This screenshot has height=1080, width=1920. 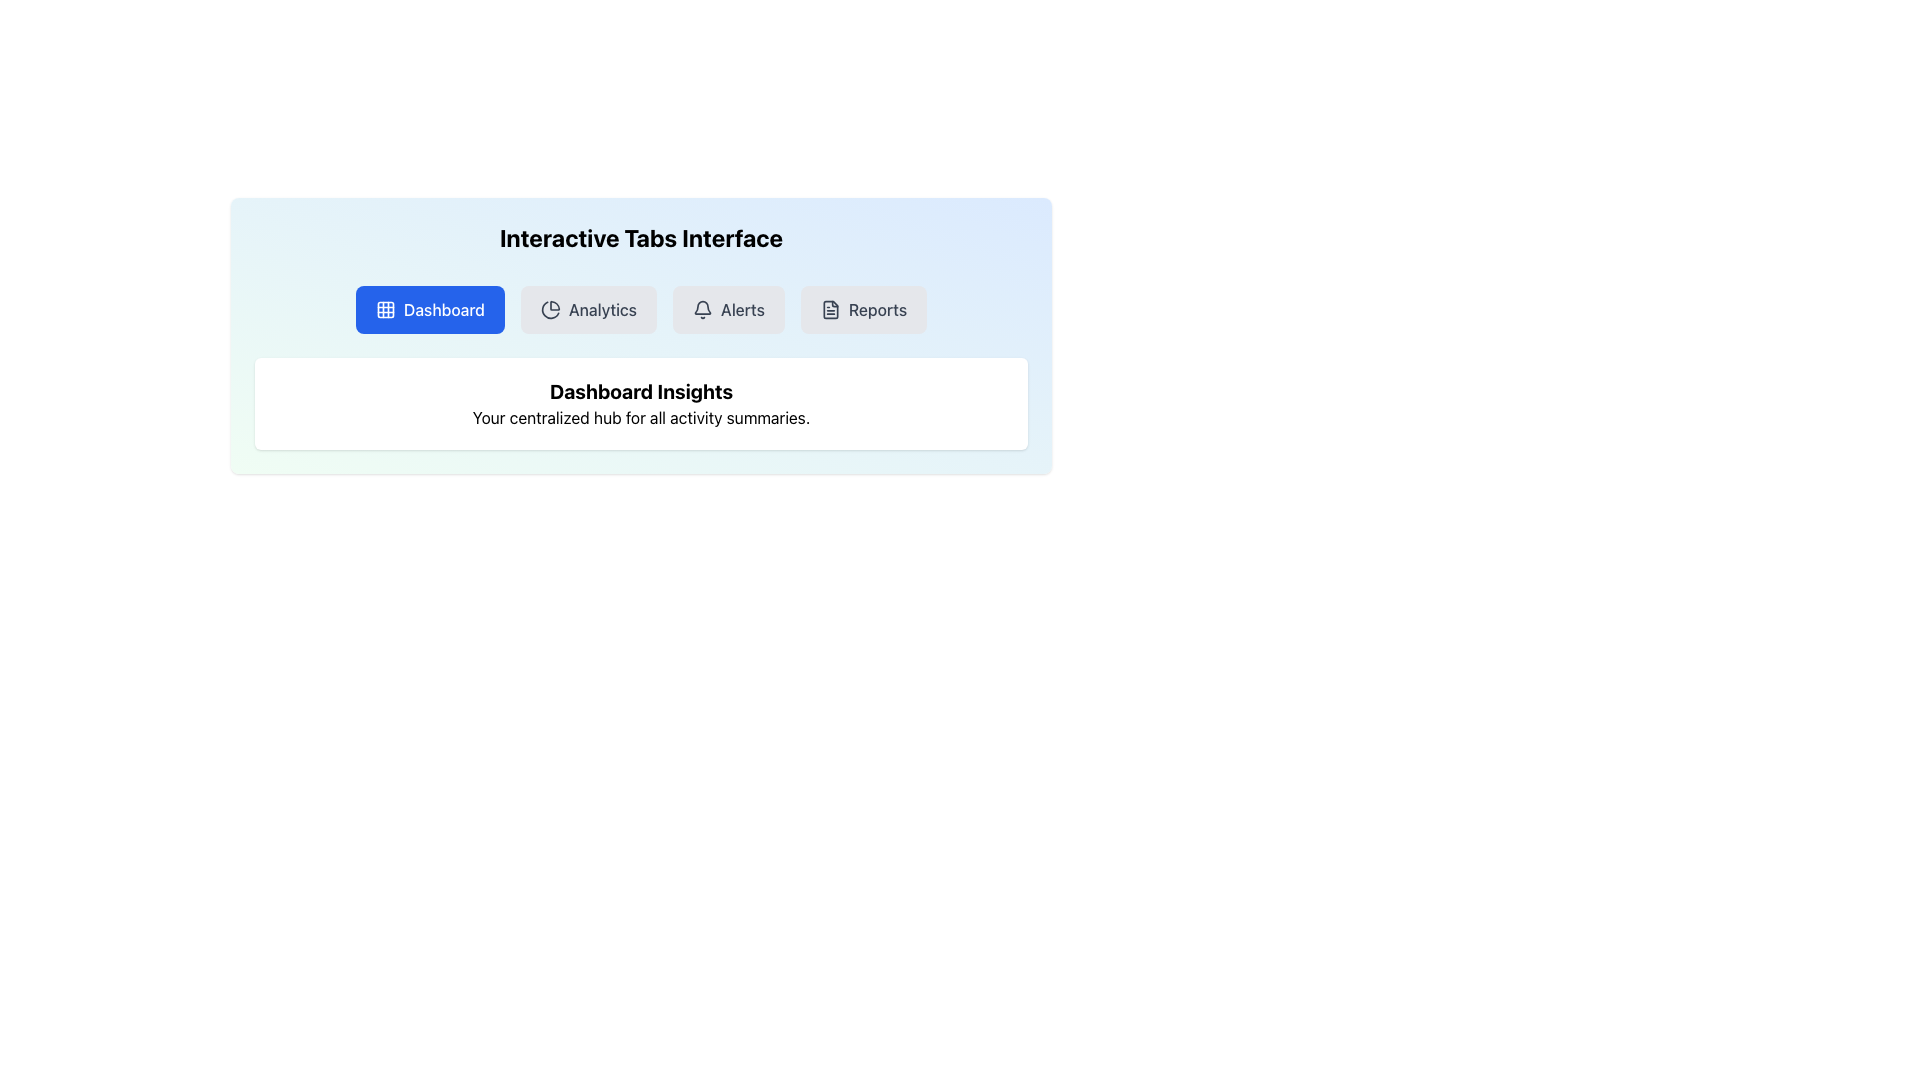 What do you see at coordinates (641, 404) in the screenshot?
I see `text from the Informative display panel titled 'Dashboard Insights' which contains a bold header and a subdued subtext` at bounding box center [641, 404].